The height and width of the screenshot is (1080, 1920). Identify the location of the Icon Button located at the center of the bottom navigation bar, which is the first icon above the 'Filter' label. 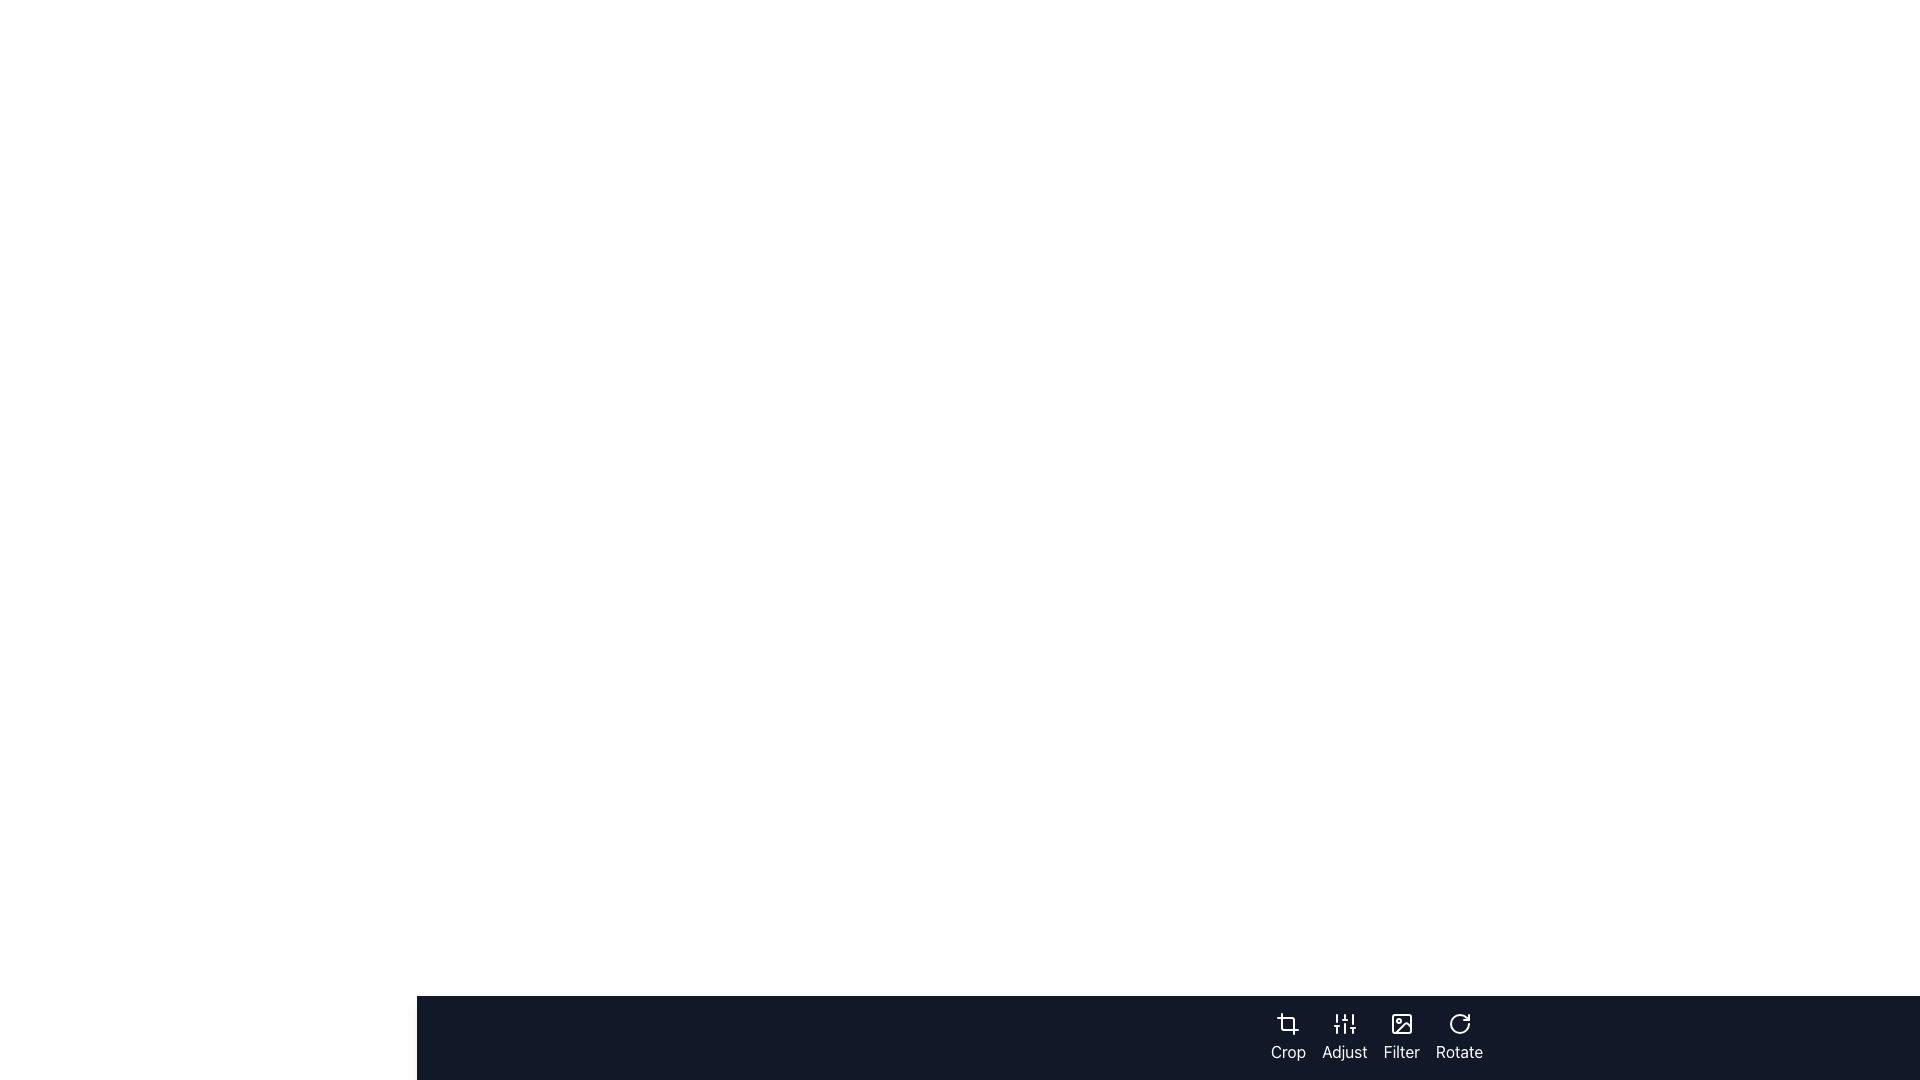
(1400, 1023).